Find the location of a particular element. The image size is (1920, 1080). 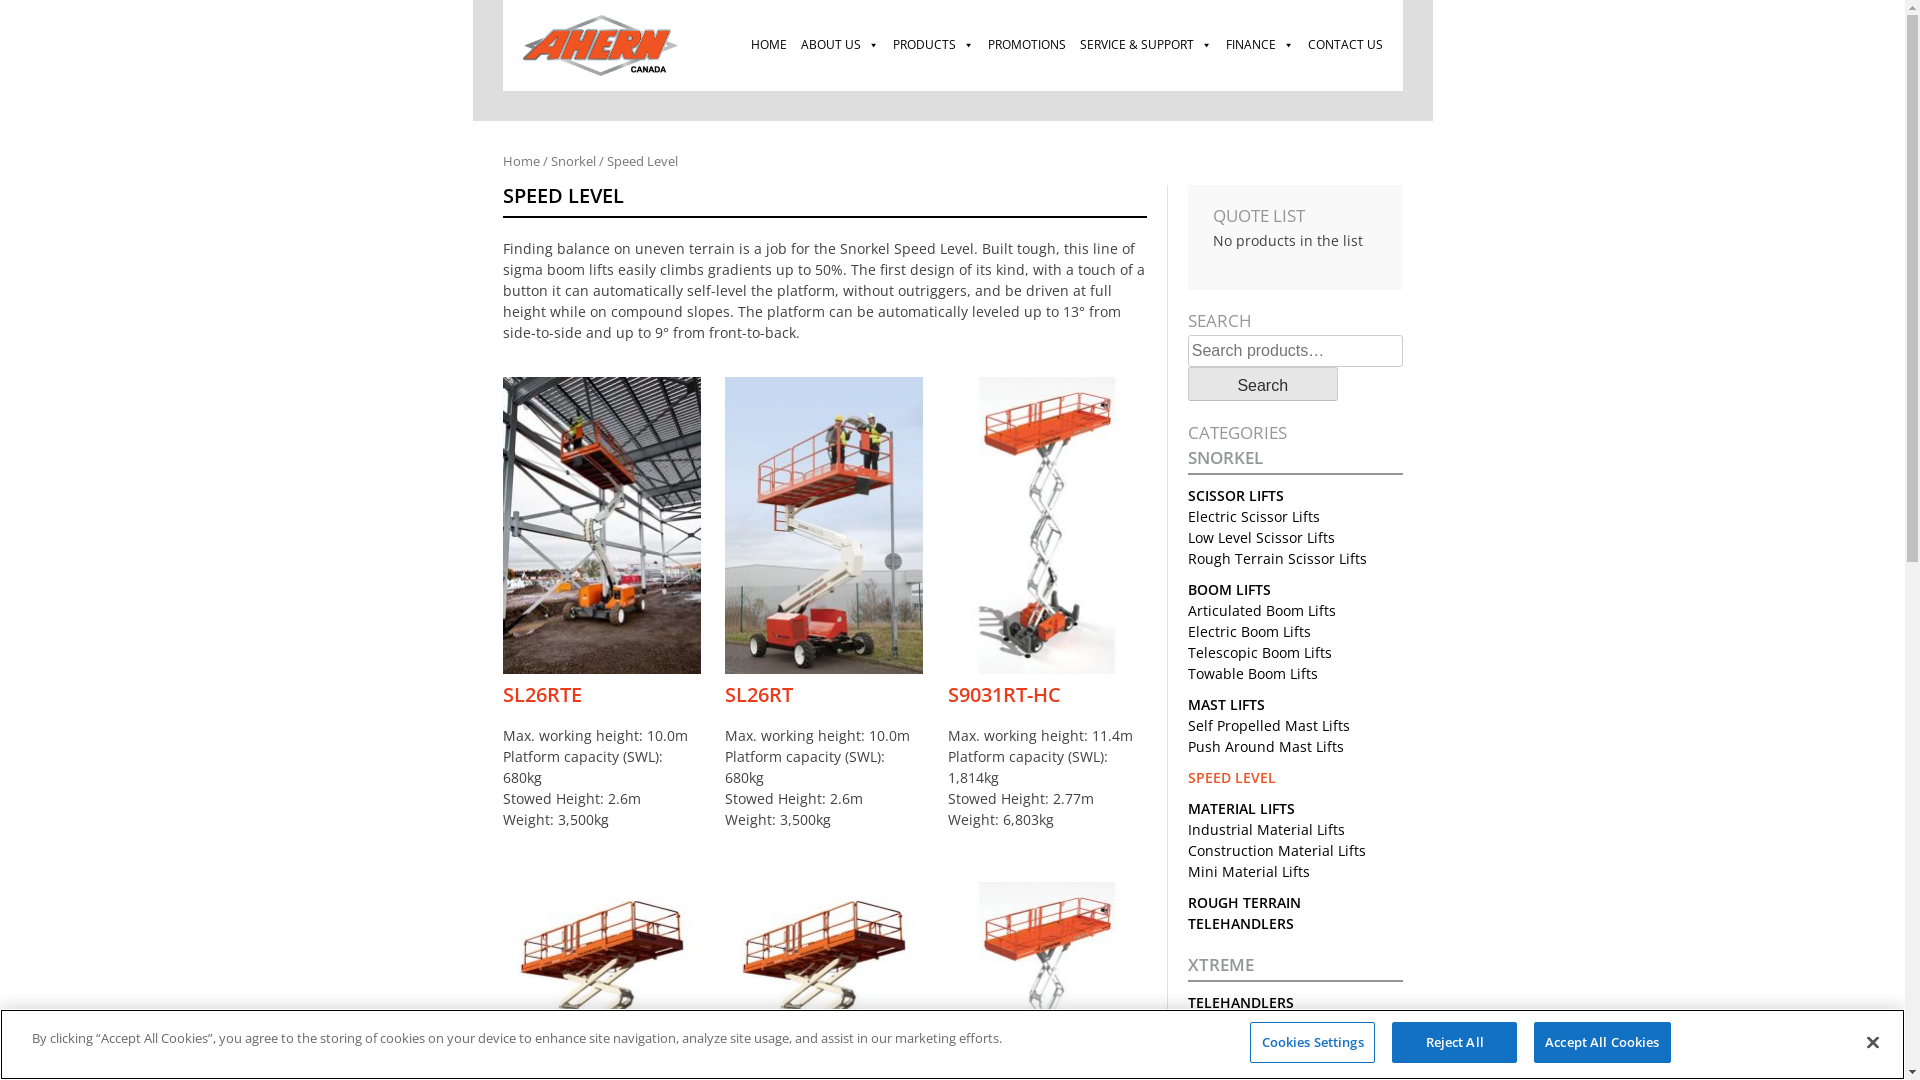

'HOME' is located at coordinates (767, 45).